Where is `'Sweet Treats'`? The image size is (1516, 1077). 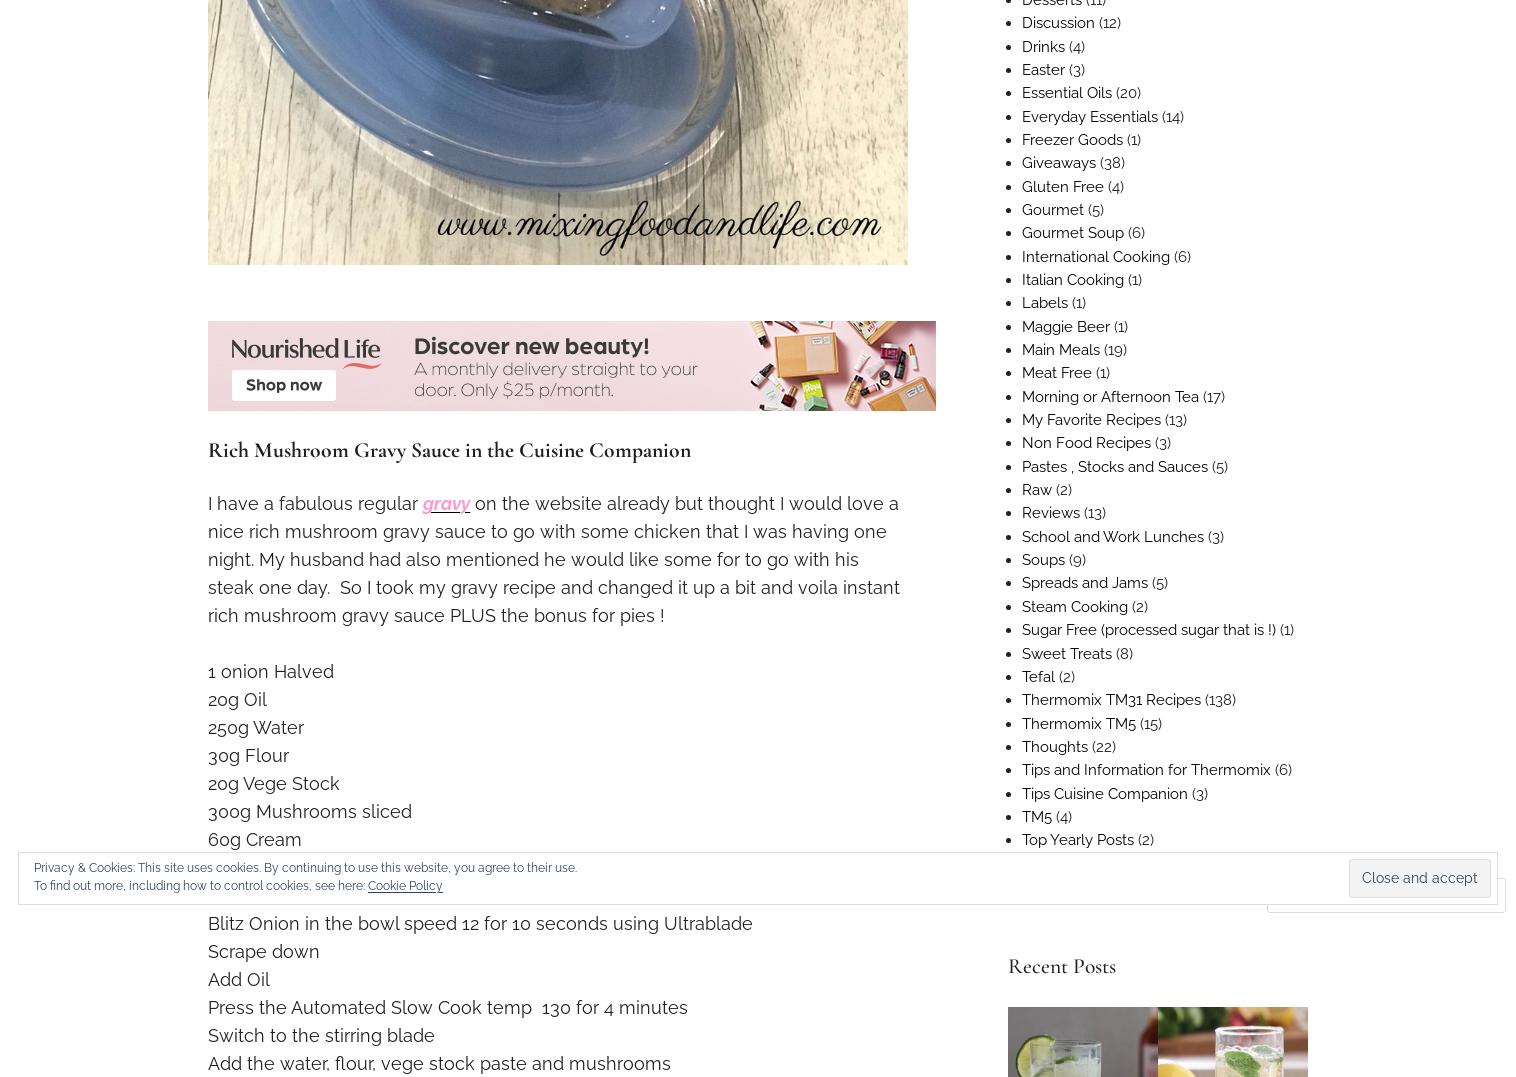 'Sweet Treats' is located at coordinates (1066, 652).